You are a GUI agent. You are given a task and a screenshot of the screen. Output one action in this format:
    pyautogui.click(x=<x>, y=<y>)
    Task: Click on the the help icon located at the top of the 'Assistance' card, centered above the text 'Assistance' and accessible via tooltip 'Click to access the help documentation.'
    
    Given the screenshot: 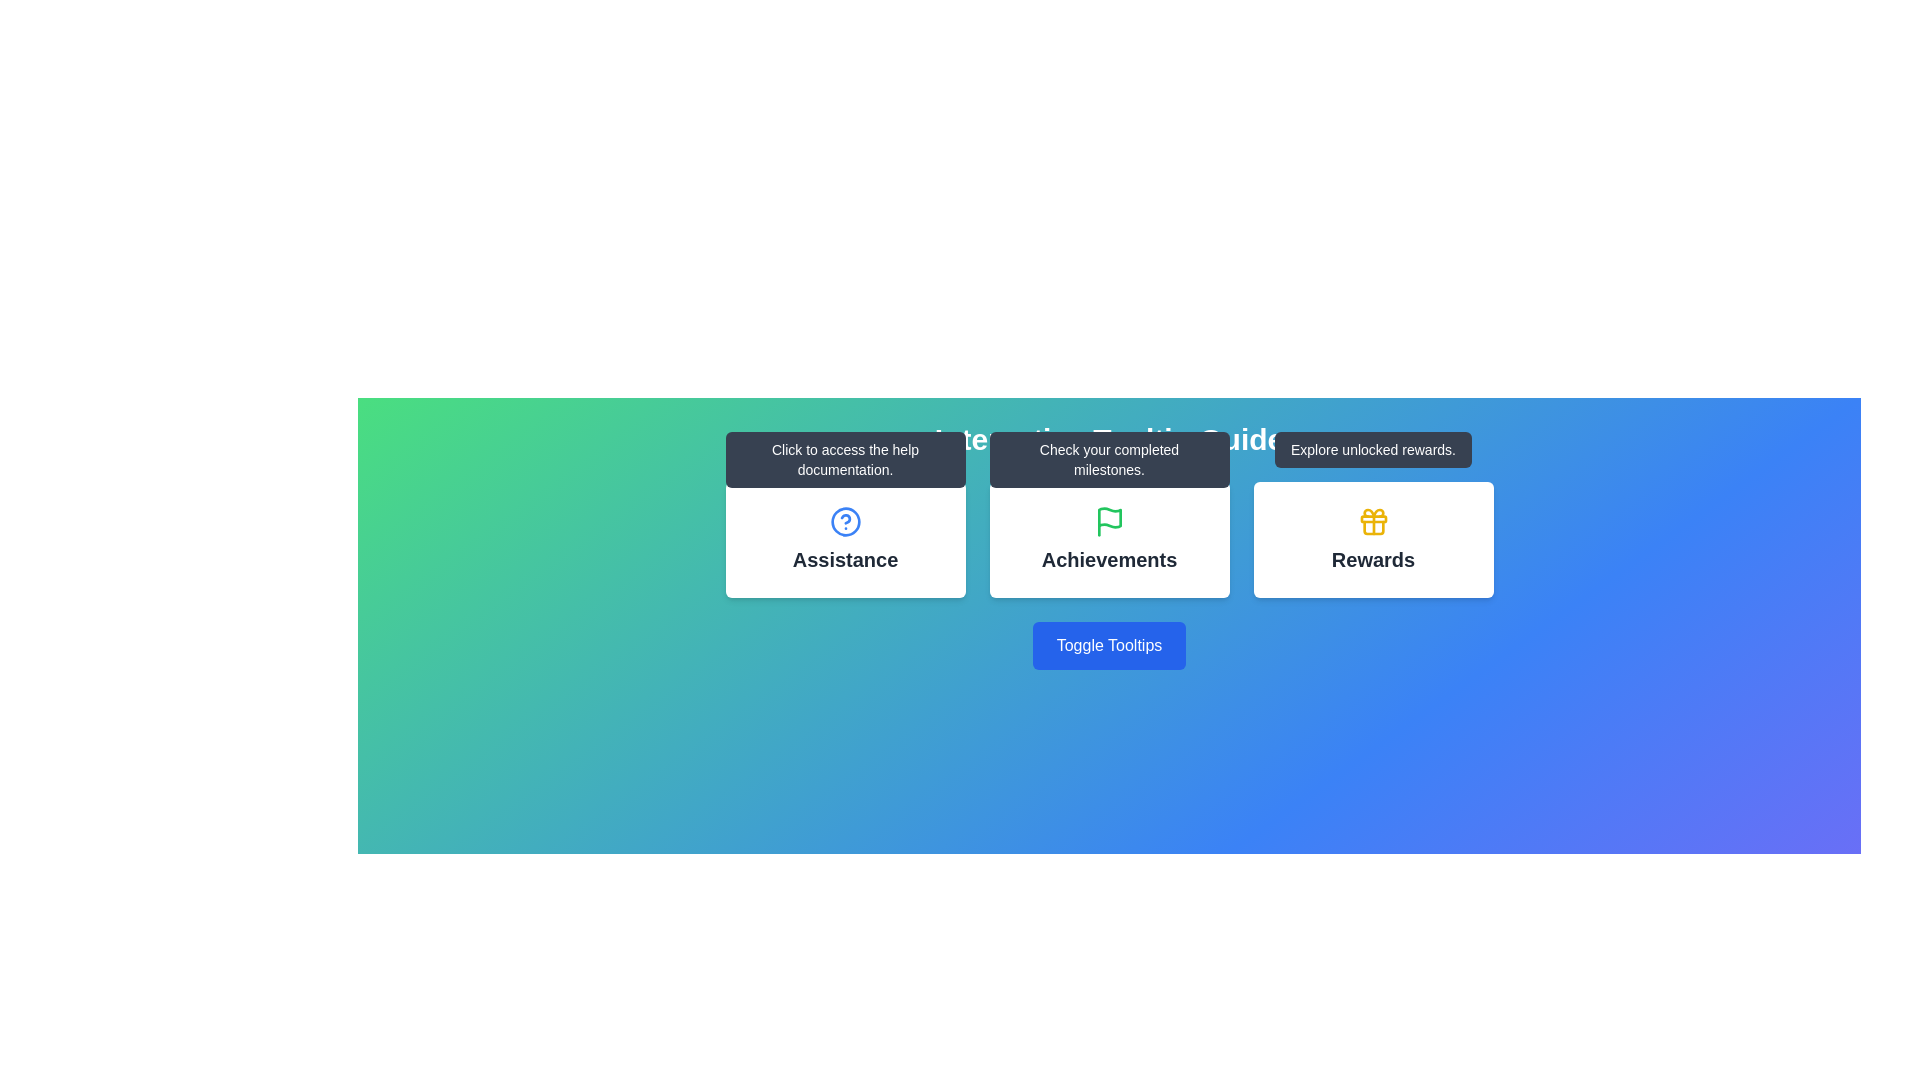 What is the action you would take?
    pyautogui.click(x=845, y=520)
    